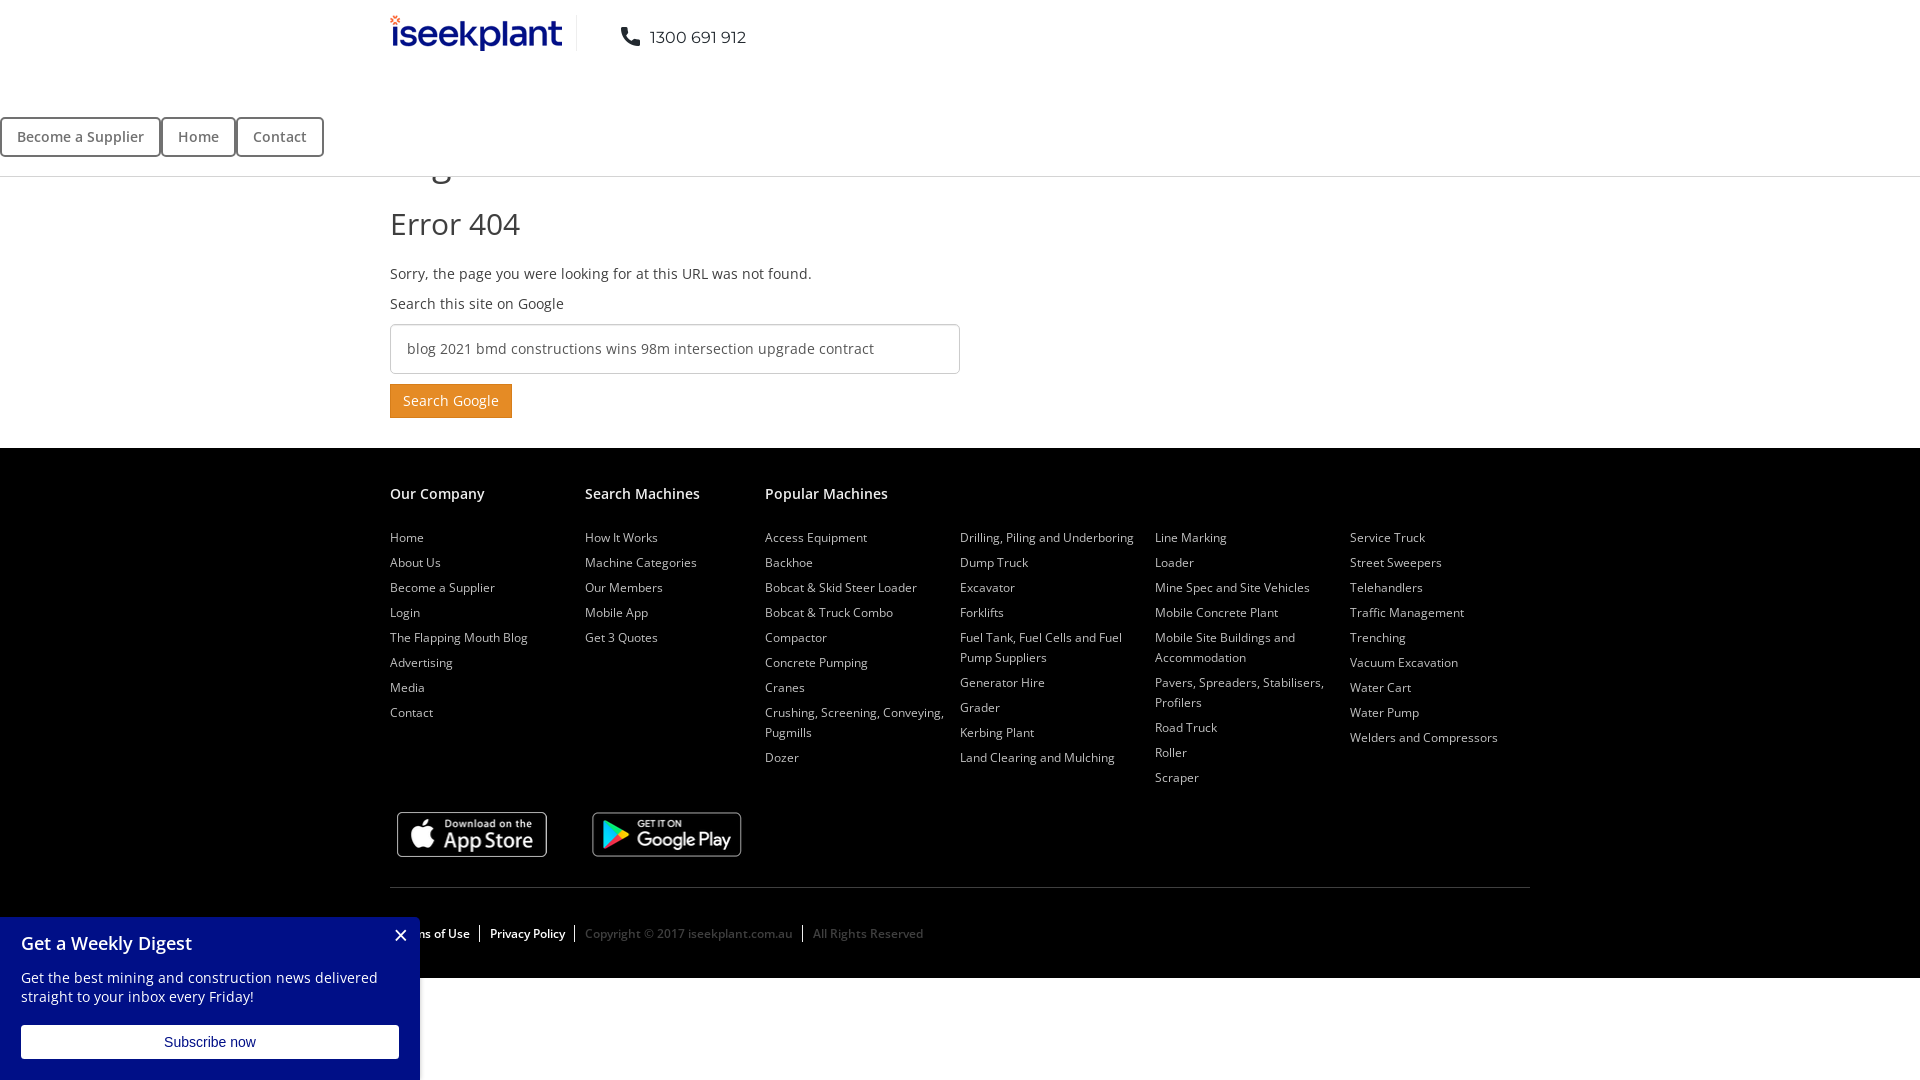 The width and height of the screenshot is (1920, 1080). What do you see at coordinates (1190, 536) in the screenshot?
I see `'Line Marking'` at bounding box center [1190, 536].